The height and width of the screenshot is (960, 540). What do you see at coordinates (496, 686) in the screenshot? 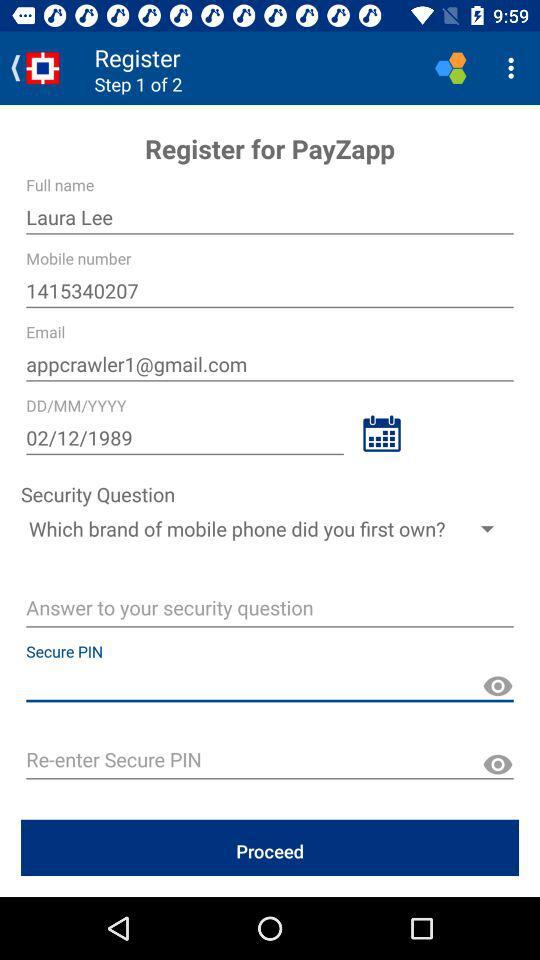
I see `show pin` at bounding box center [496, 686].